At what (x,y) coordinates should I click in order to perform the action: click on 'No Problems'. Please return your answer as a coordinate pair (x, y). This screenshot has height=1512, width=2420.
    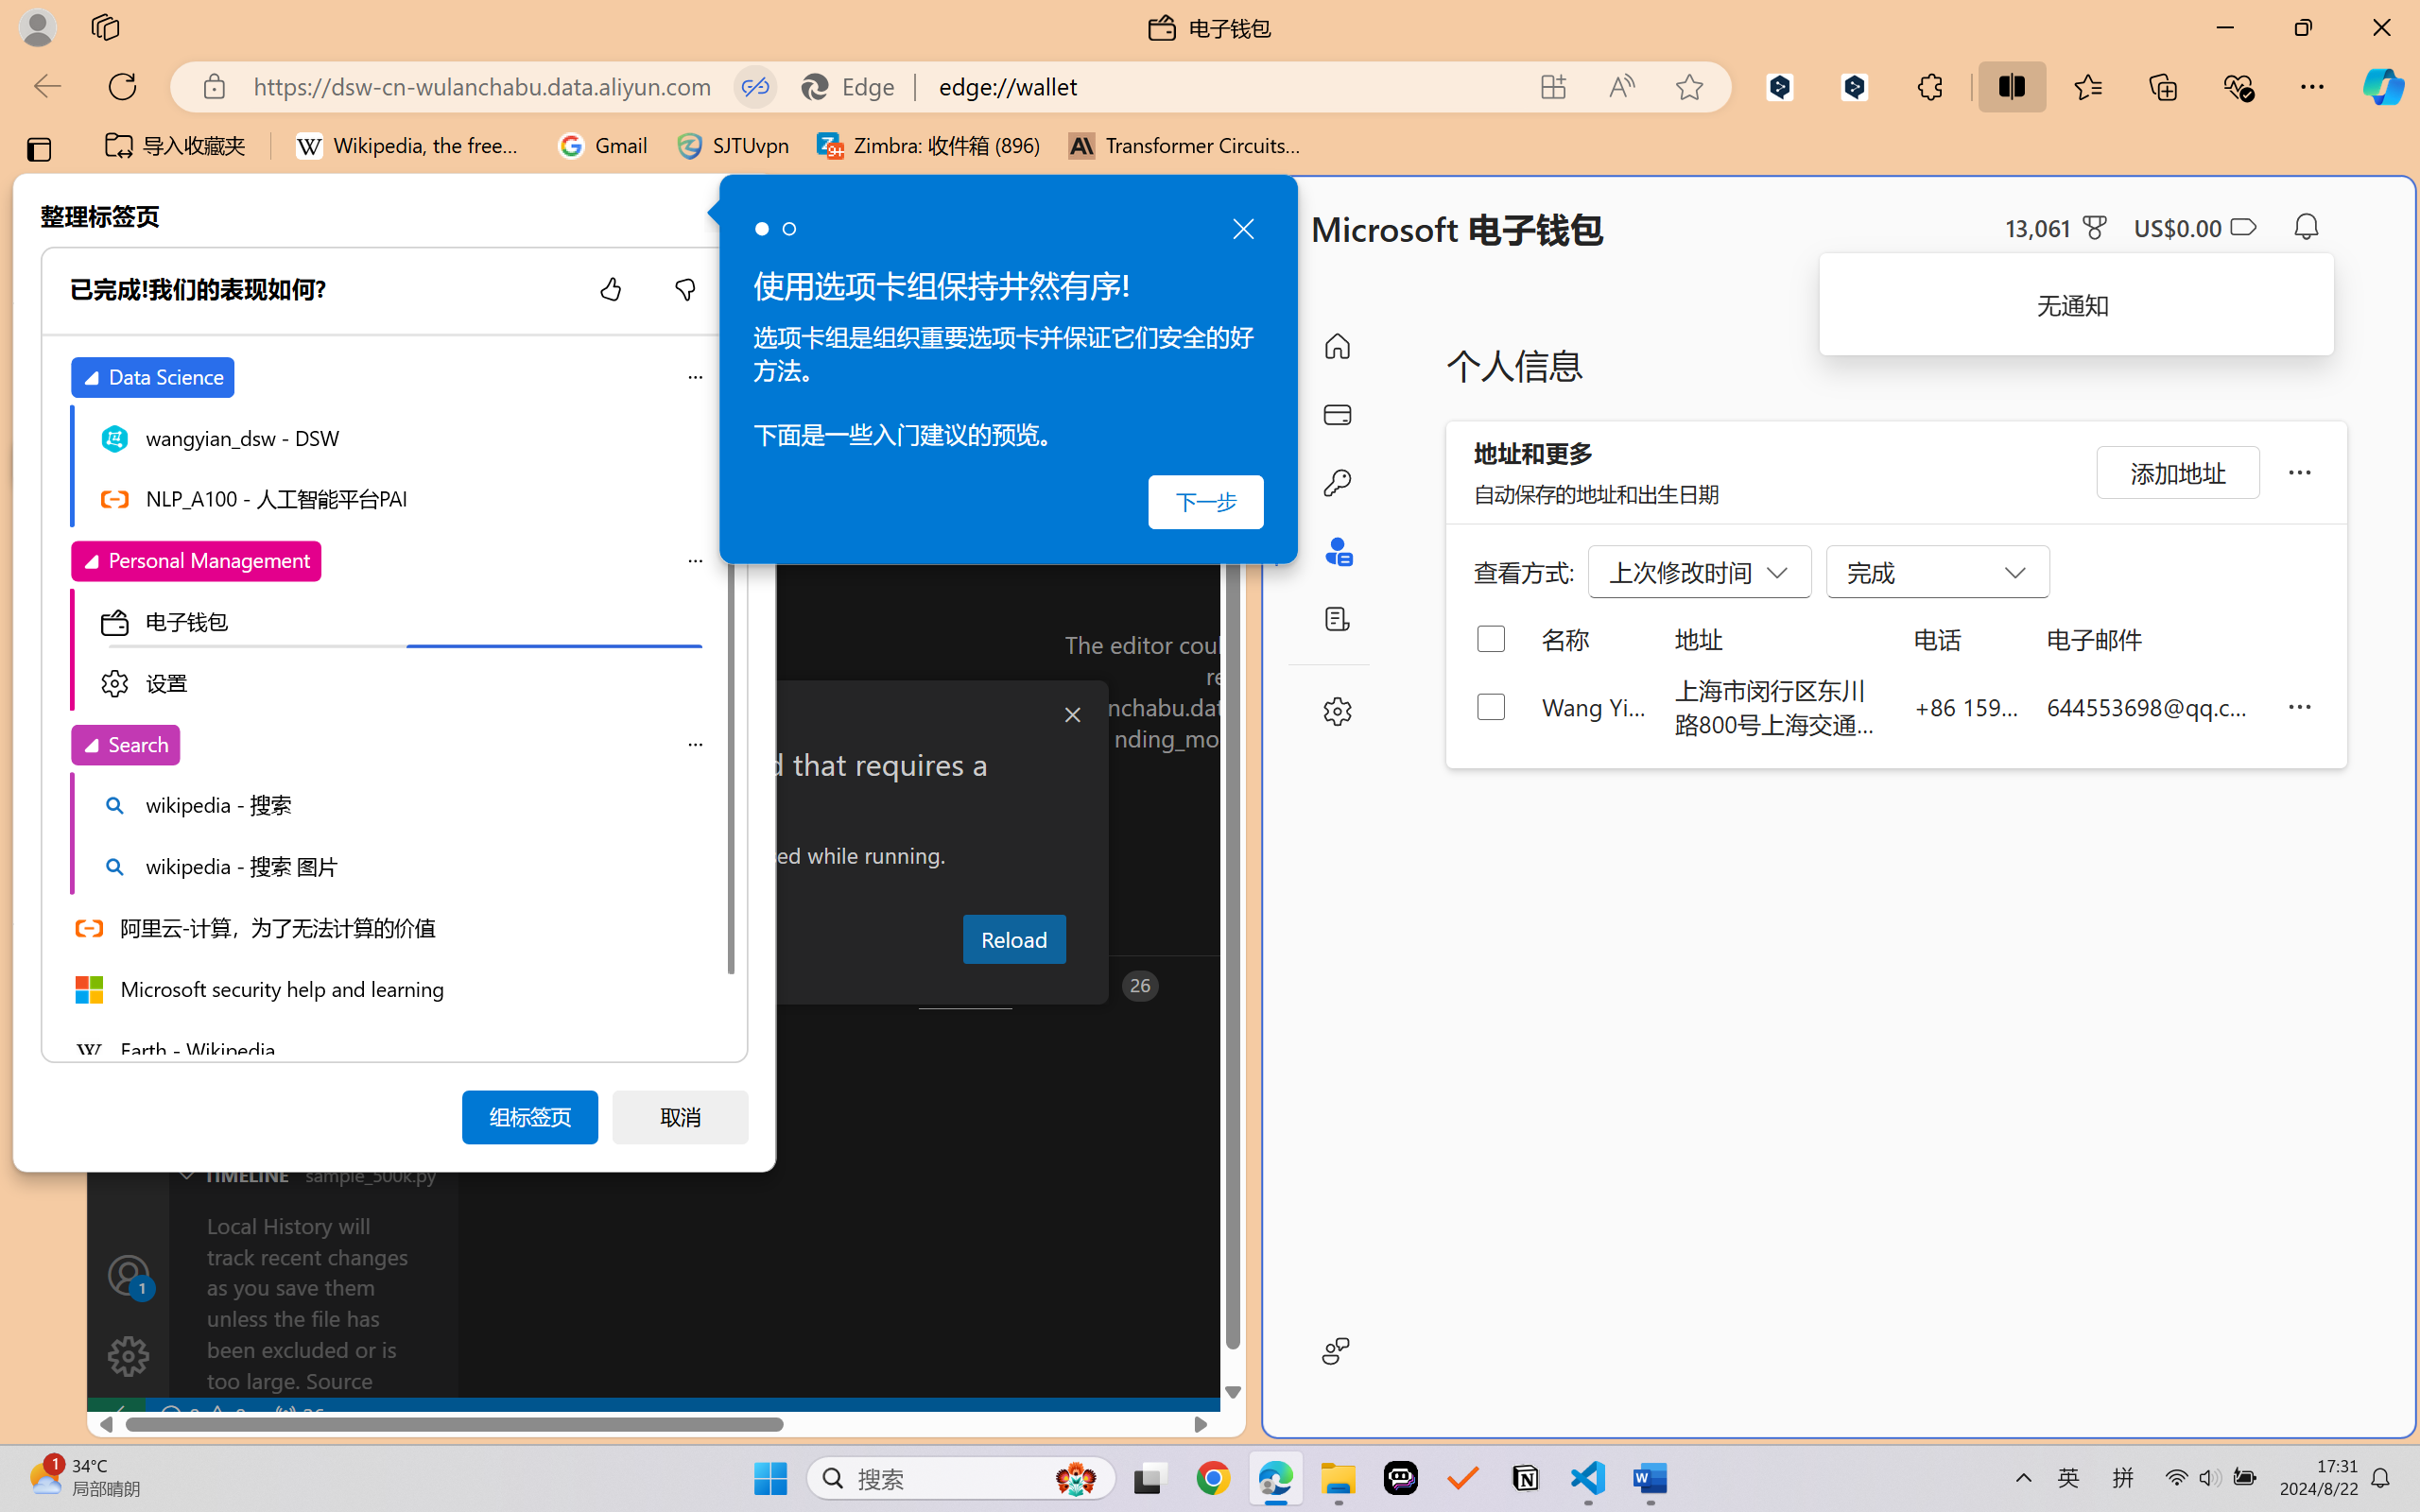
    Looking at the image, I should click on (200, 1415).